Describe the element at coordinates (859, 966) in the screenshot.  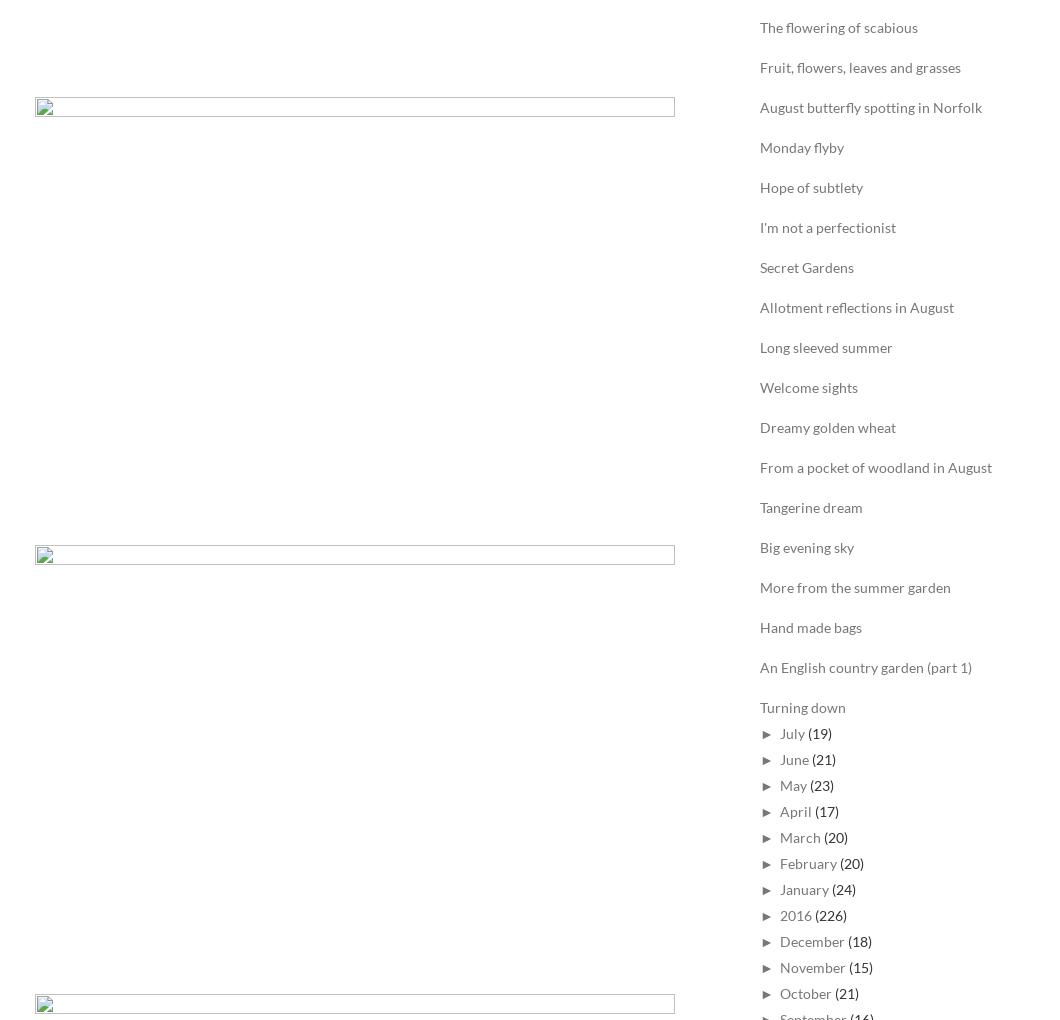
I see `'(15)'` at that location.